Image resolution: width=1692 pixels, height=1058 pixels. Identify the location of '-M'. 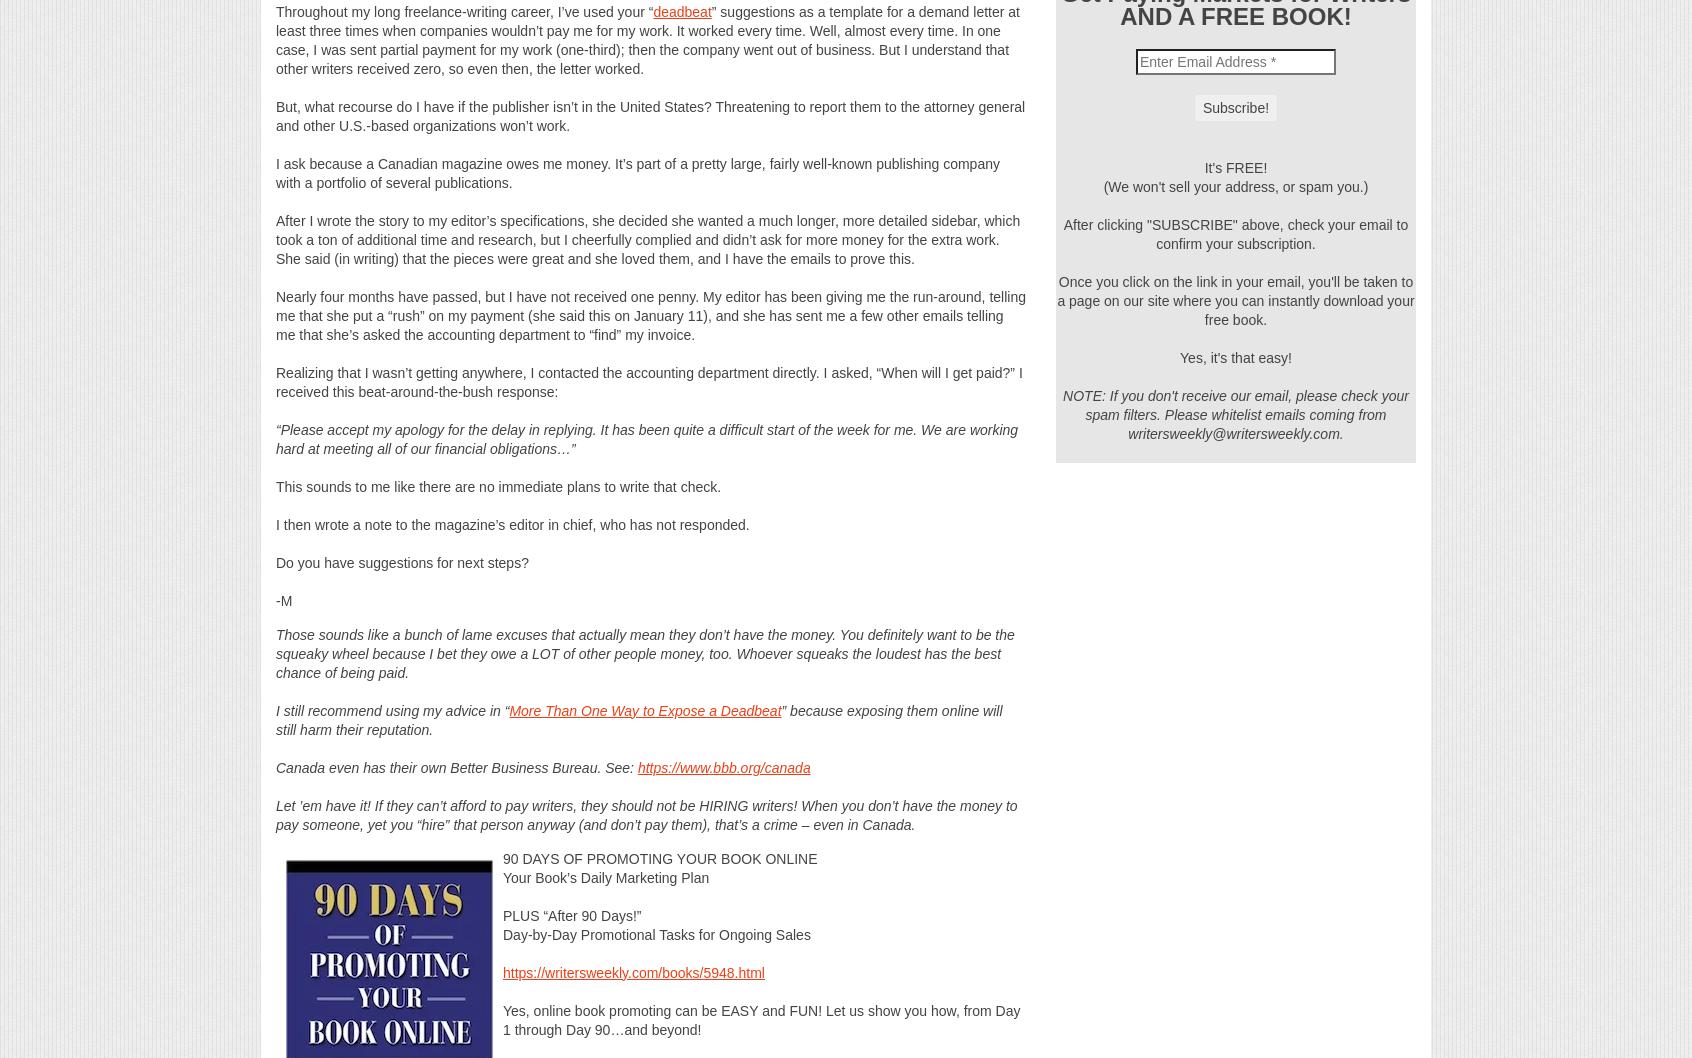
(282, 599).